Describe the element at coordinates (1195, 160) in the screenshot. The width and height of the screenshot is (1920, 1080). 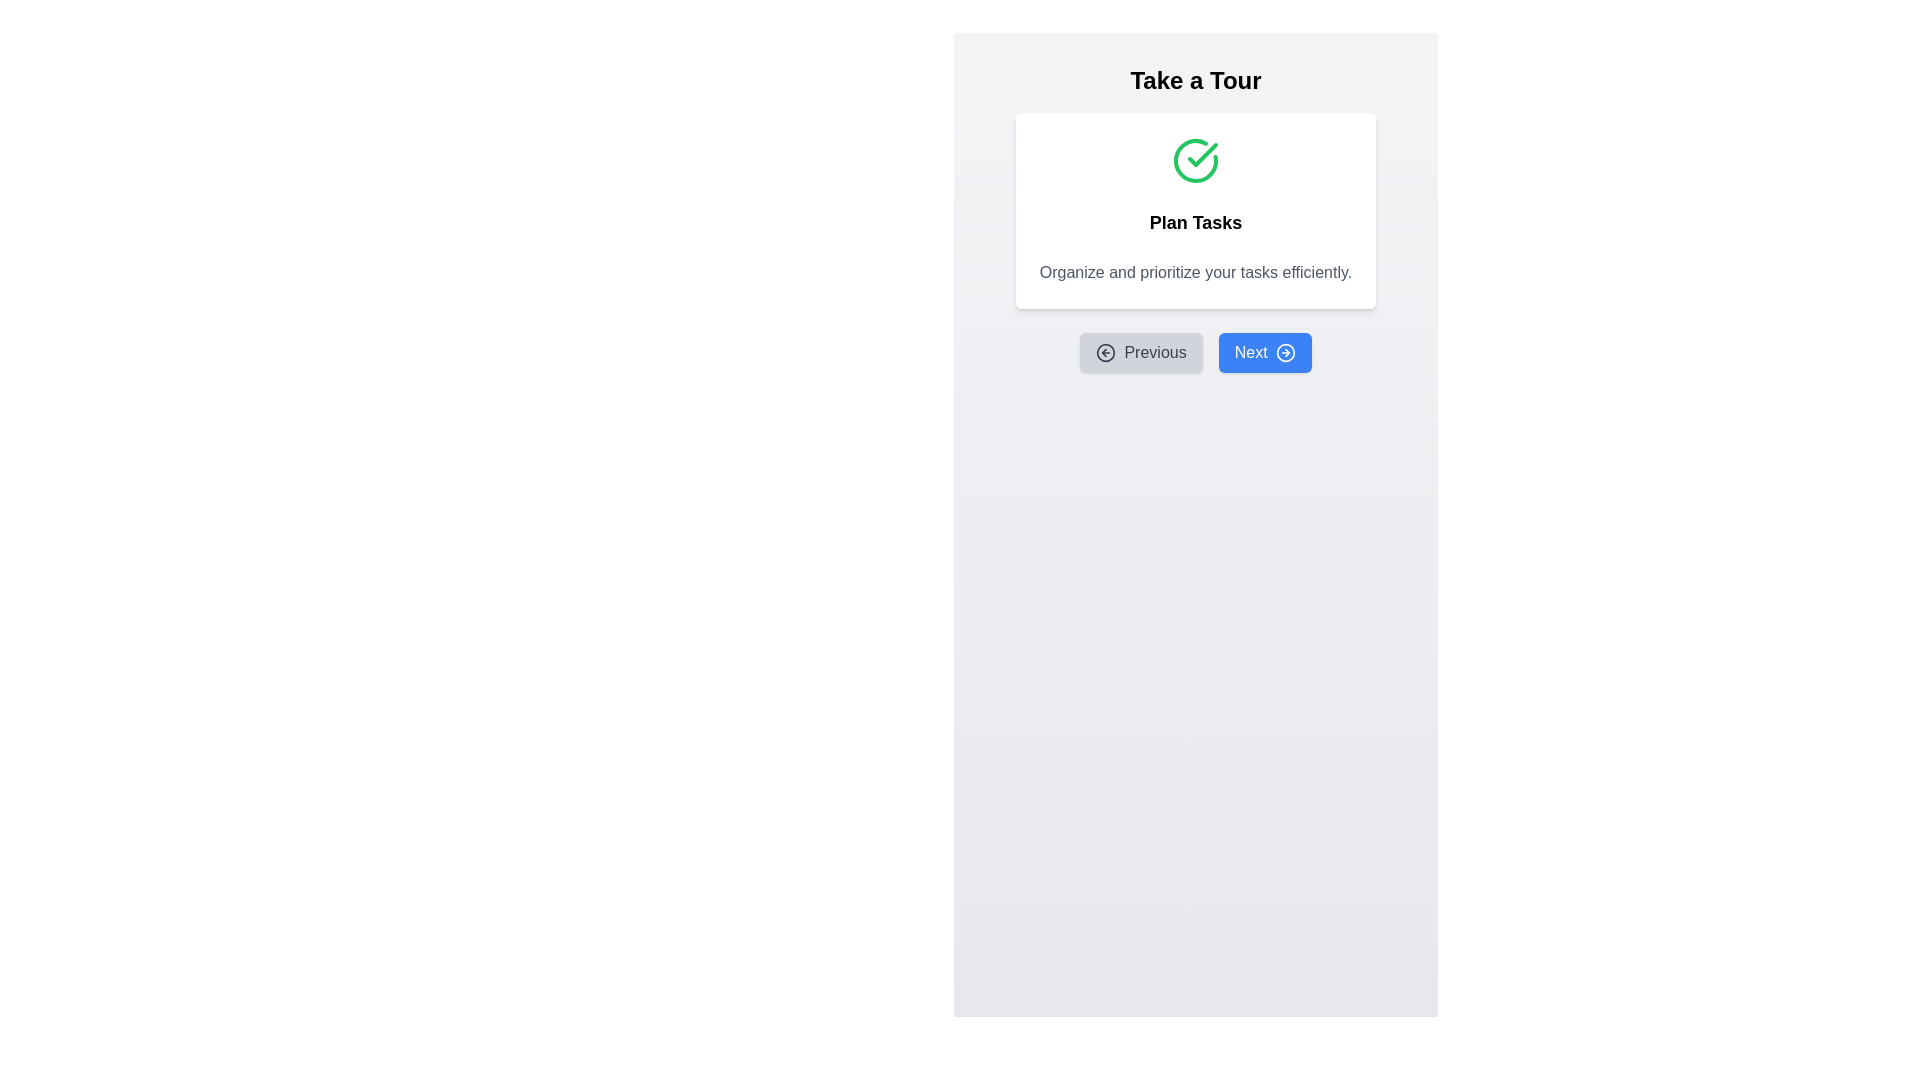
I see `the green circular icon with a checkmark located at the top of the 'Plan Tasks' card` at that location.